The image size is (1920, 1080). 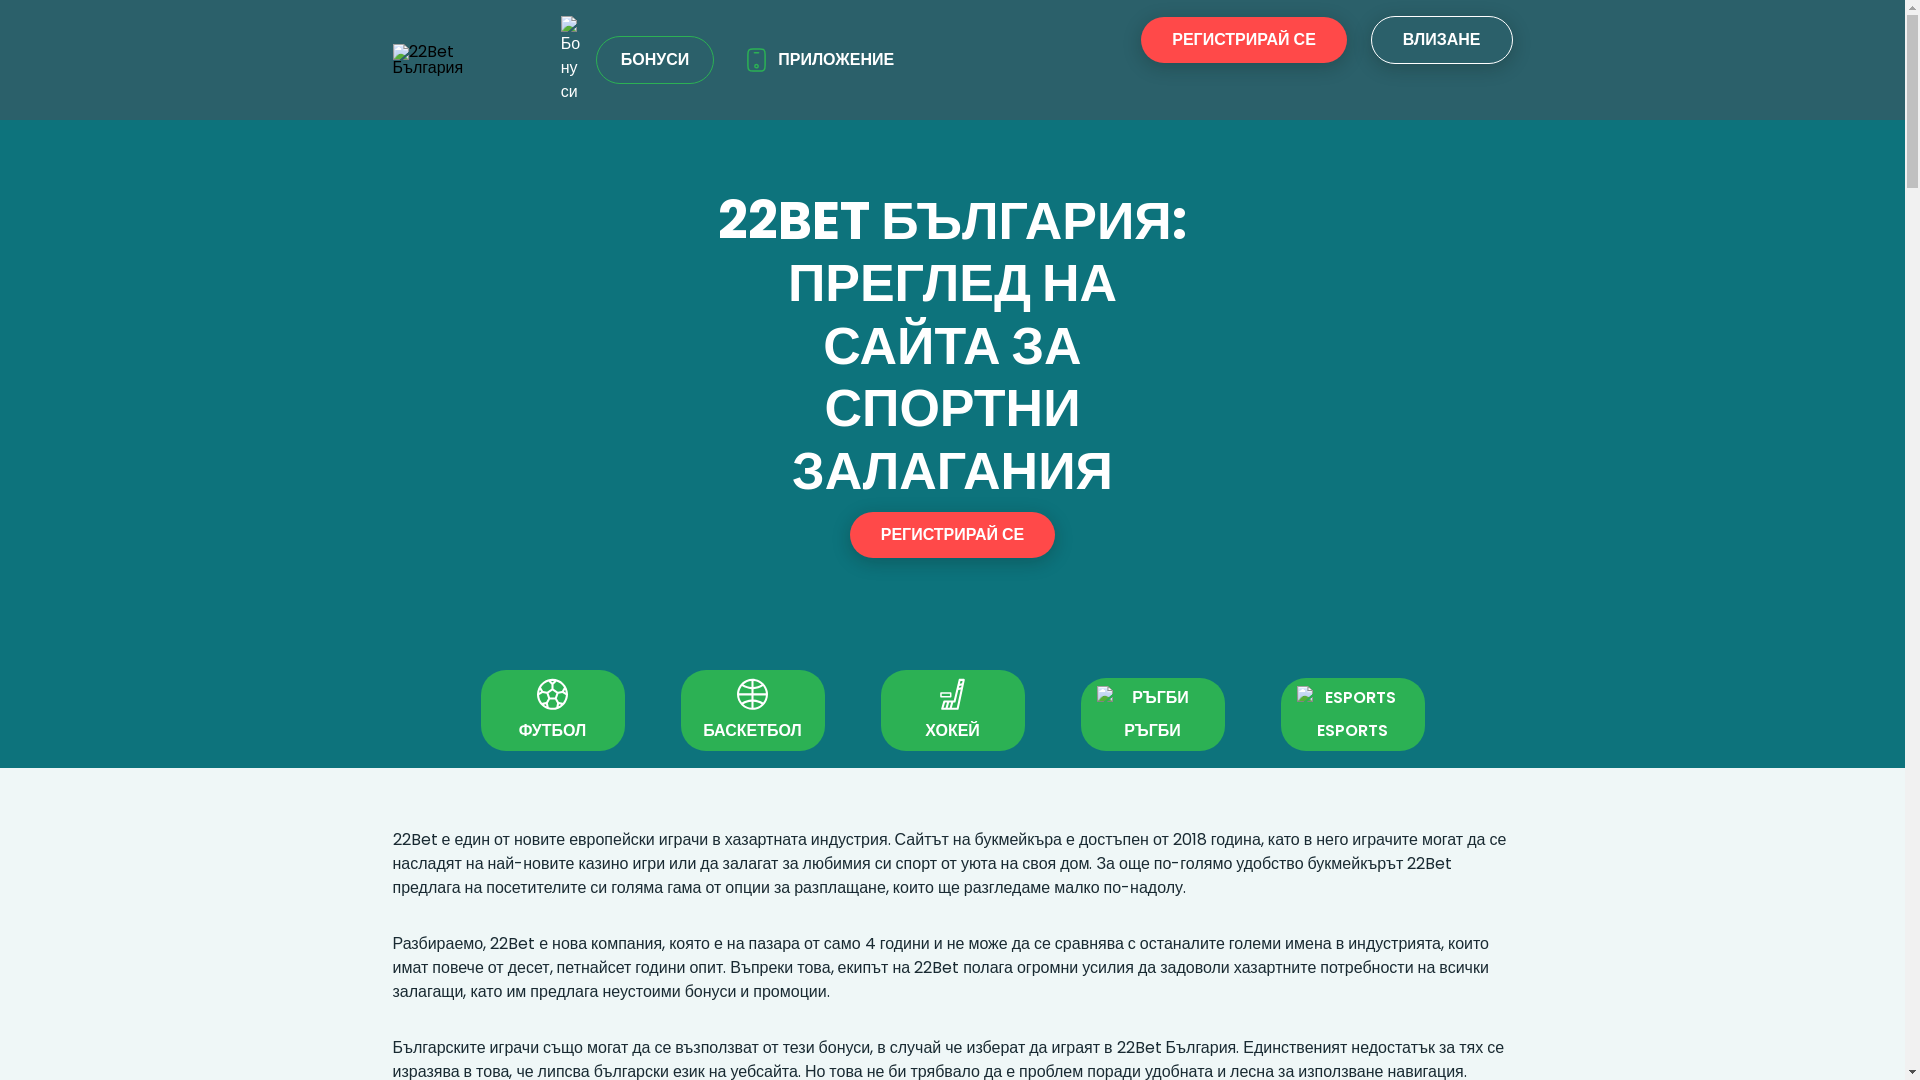 What do you see at coordinates (1280, 713) in the screenshot?
I see `'ESPORTS'` at bounding box center [1280, 713].